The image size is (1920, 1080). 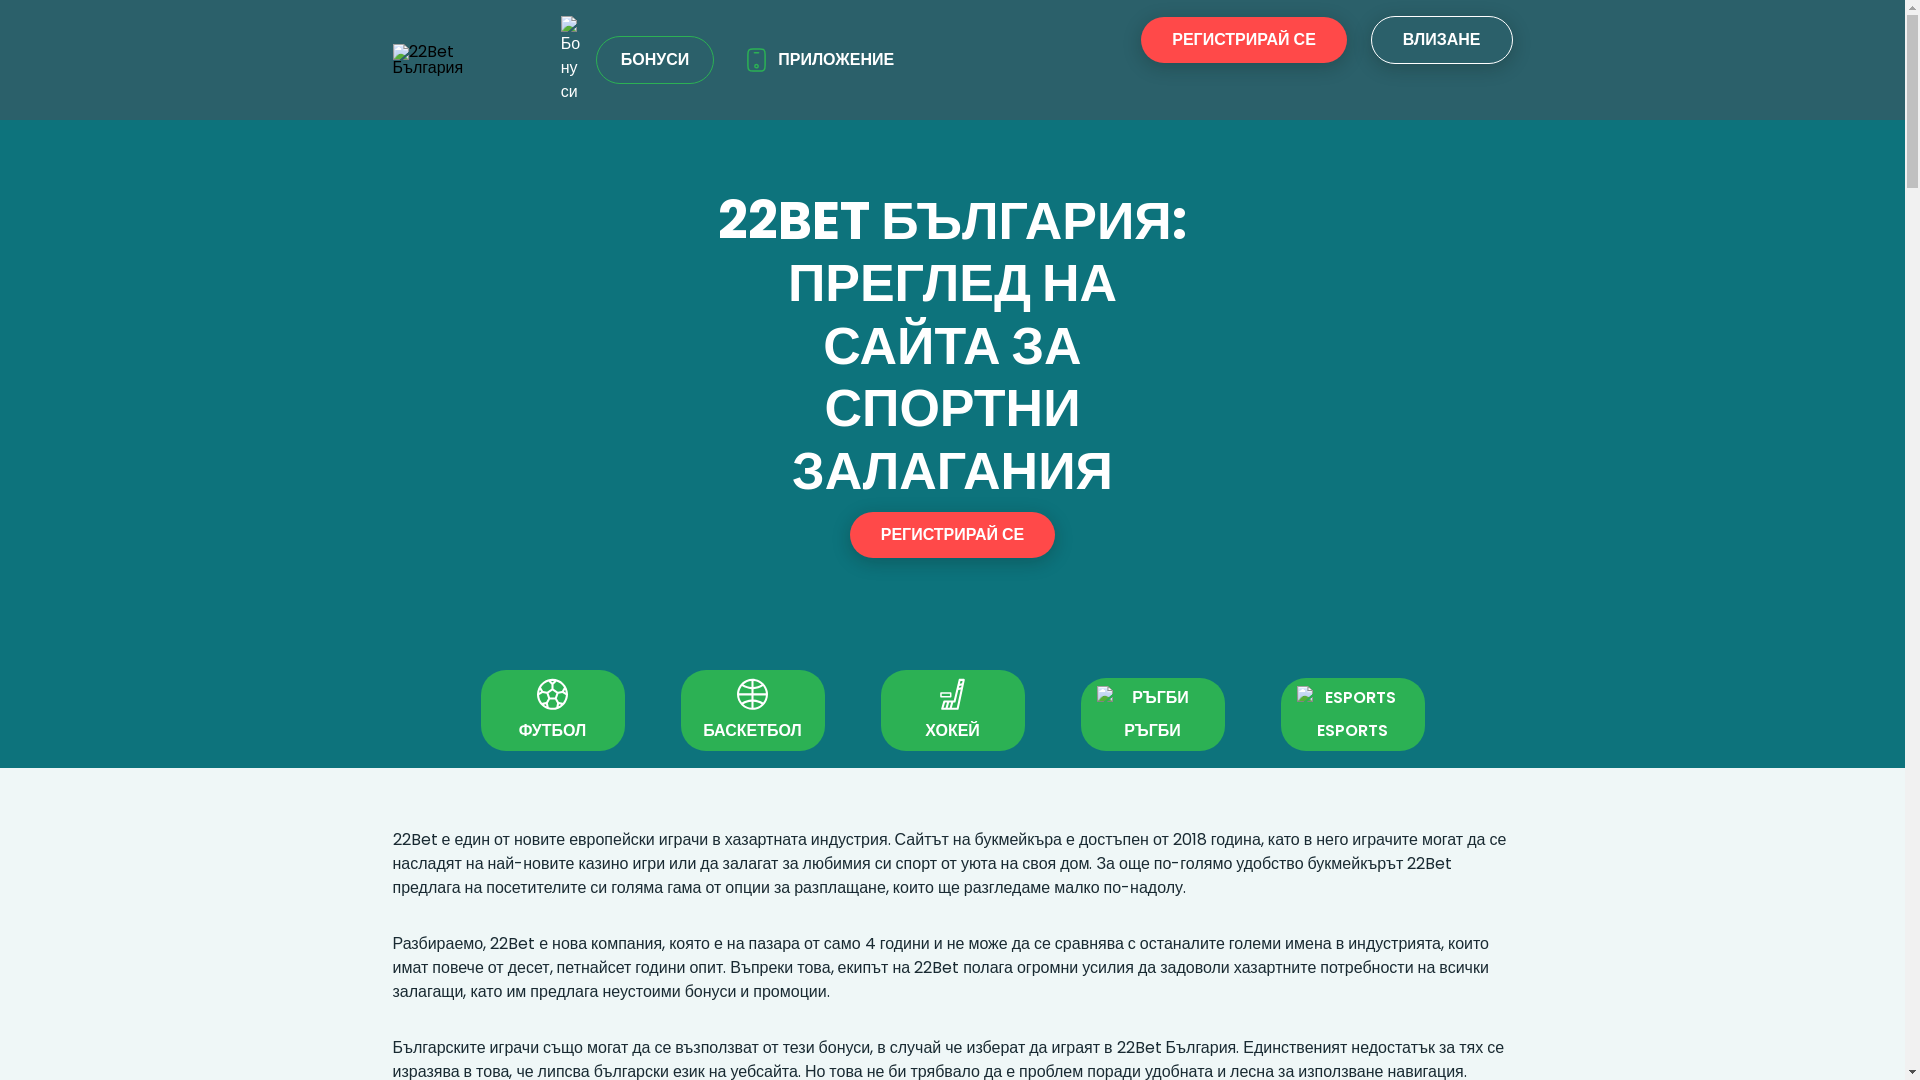 What do you see at coordinates (1280, 713) in the screenshot?
I see `'ESPORTS'` at bounding box center [1280, 713].